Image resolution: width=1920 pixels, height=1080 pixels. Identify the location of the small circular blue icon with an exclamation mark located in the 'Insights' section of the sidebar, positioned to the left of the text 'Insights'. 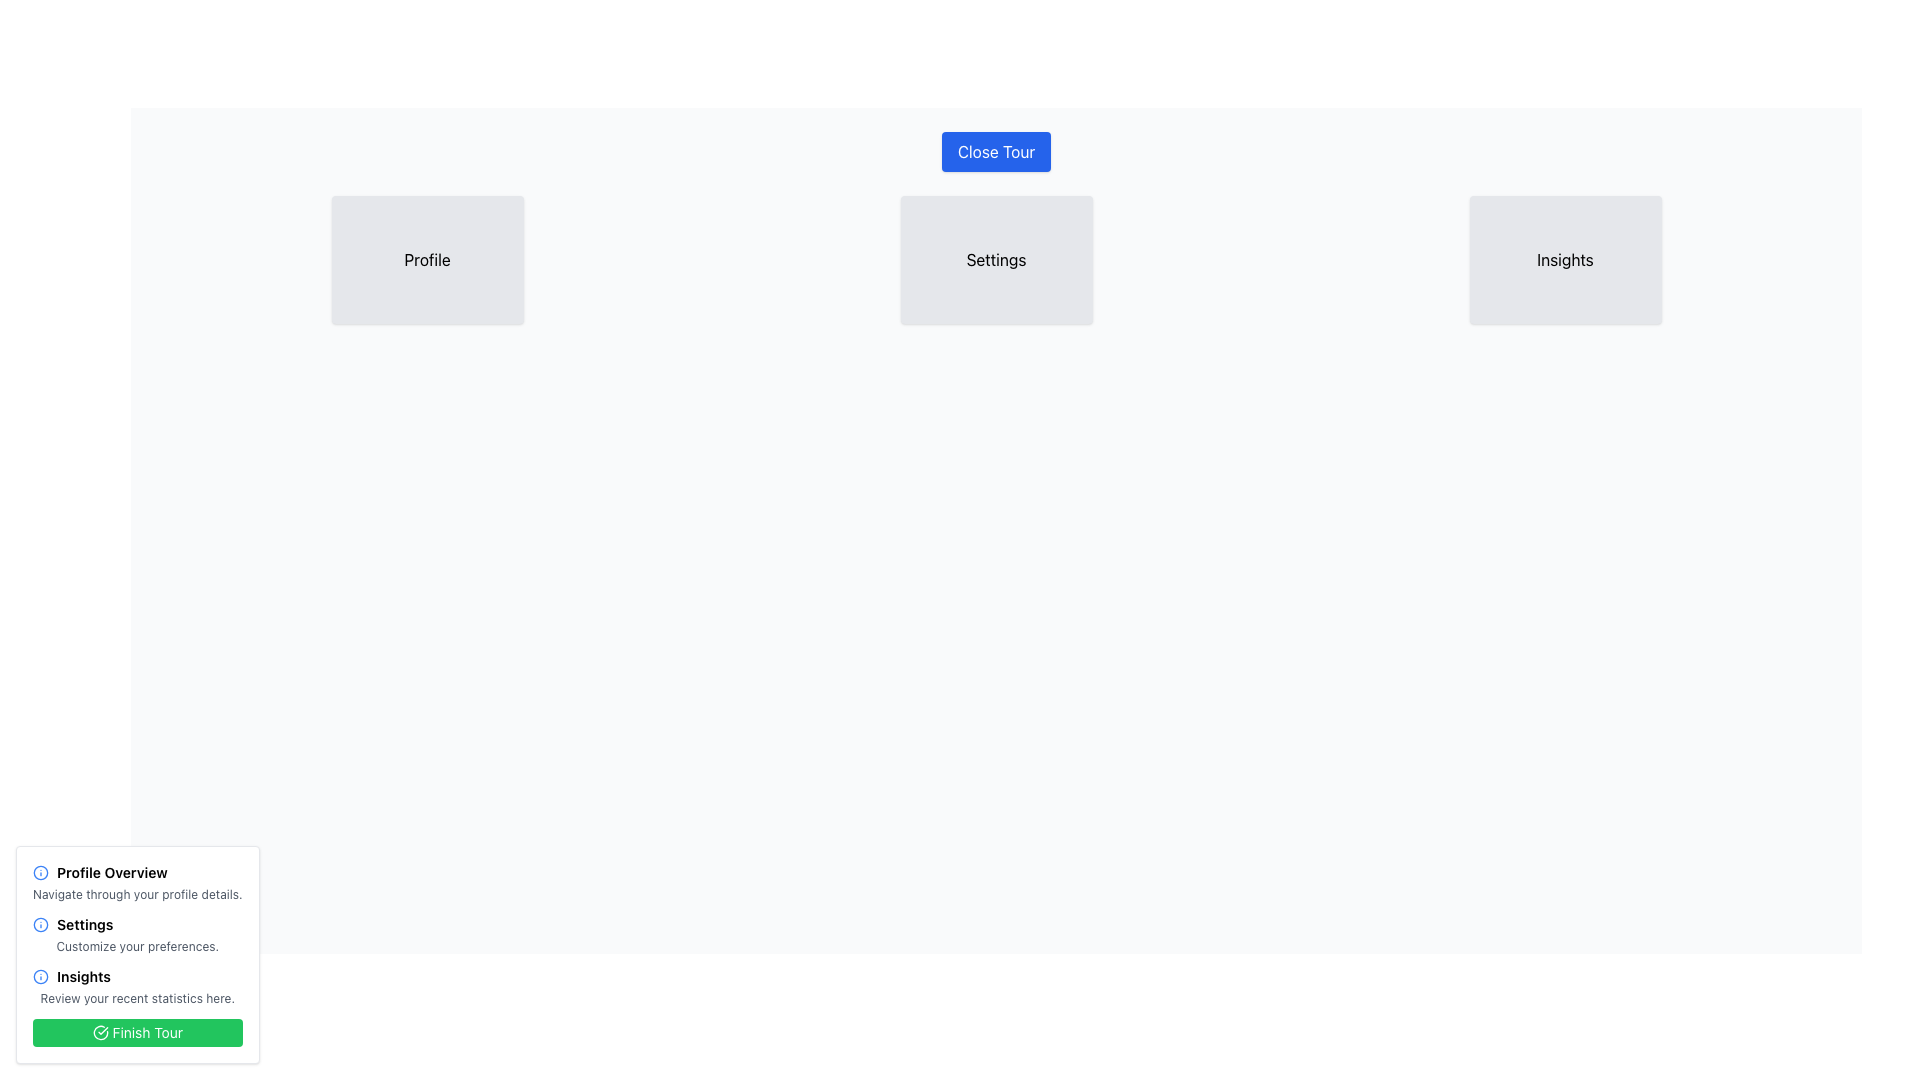
(41, 975).